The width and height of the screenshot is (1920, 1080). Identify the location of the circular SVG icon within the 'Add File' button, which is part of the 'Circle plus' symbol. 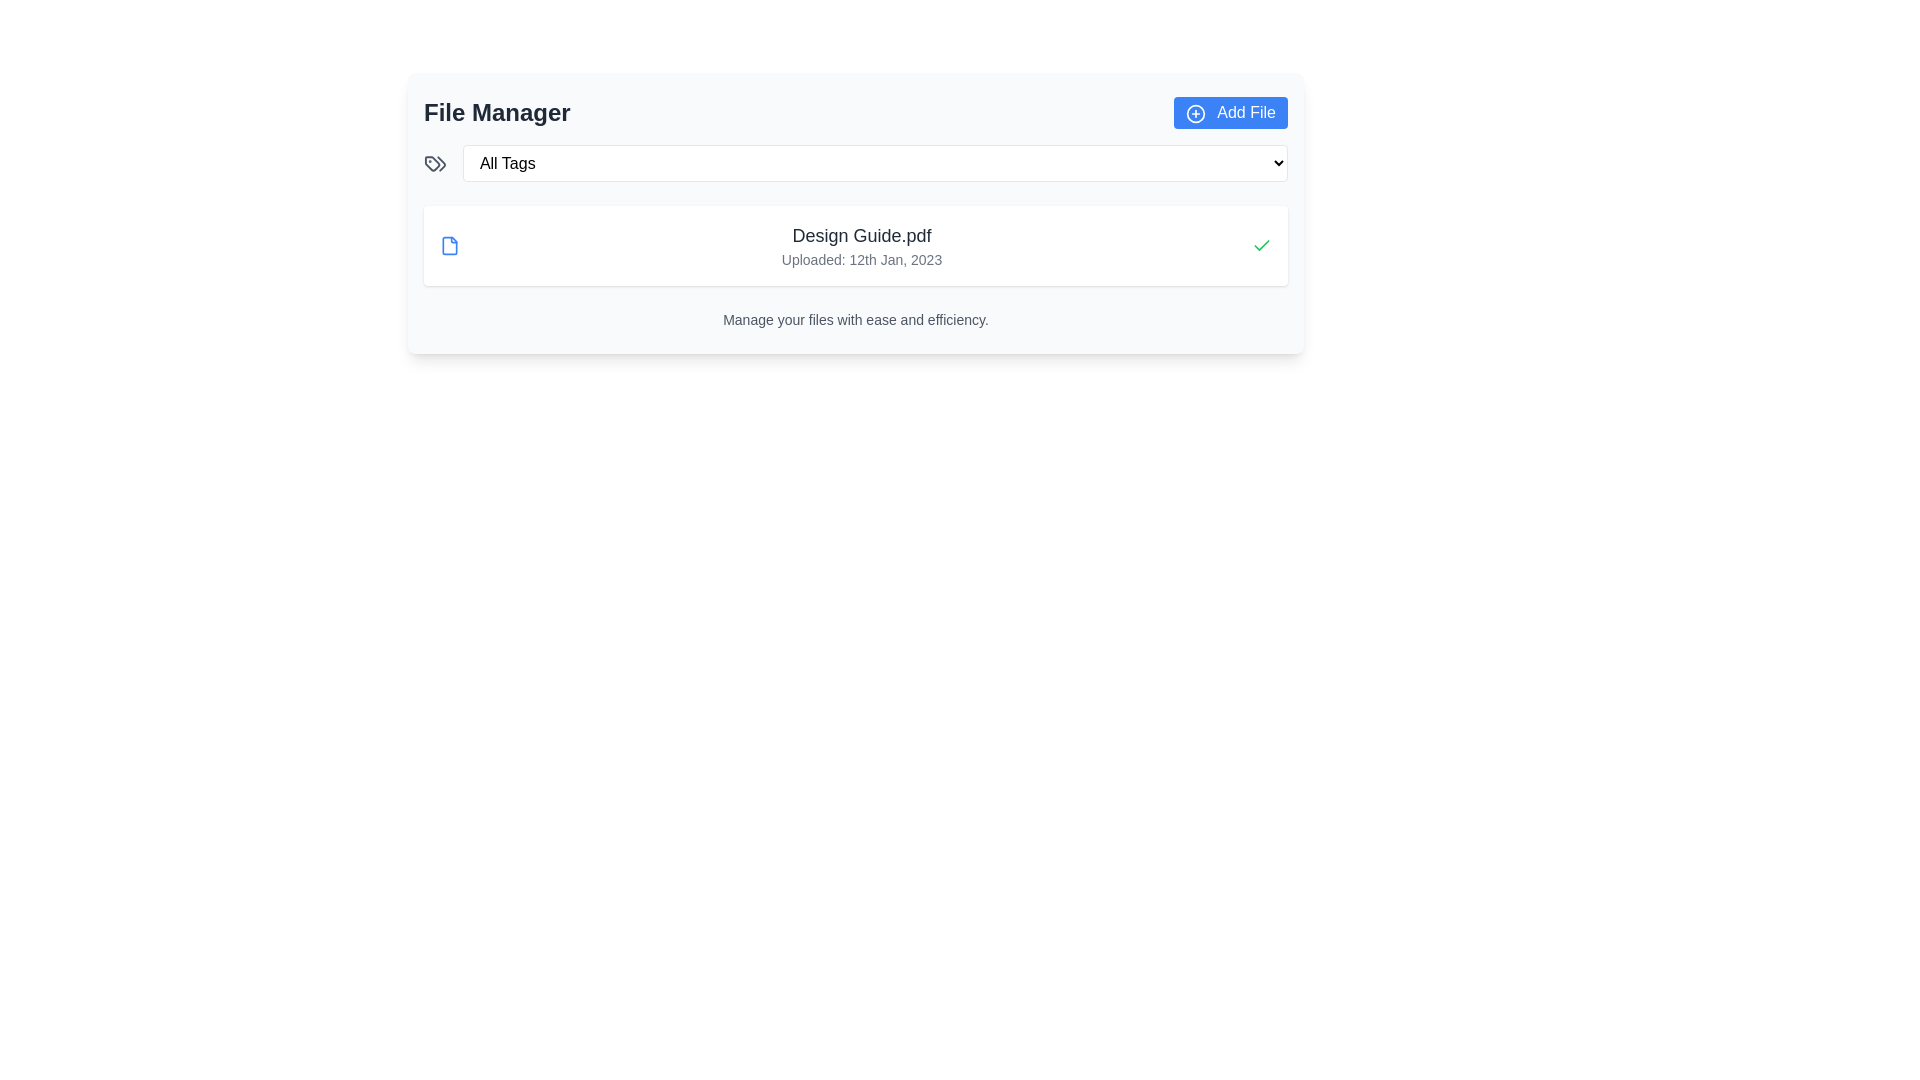
(1195, 113).